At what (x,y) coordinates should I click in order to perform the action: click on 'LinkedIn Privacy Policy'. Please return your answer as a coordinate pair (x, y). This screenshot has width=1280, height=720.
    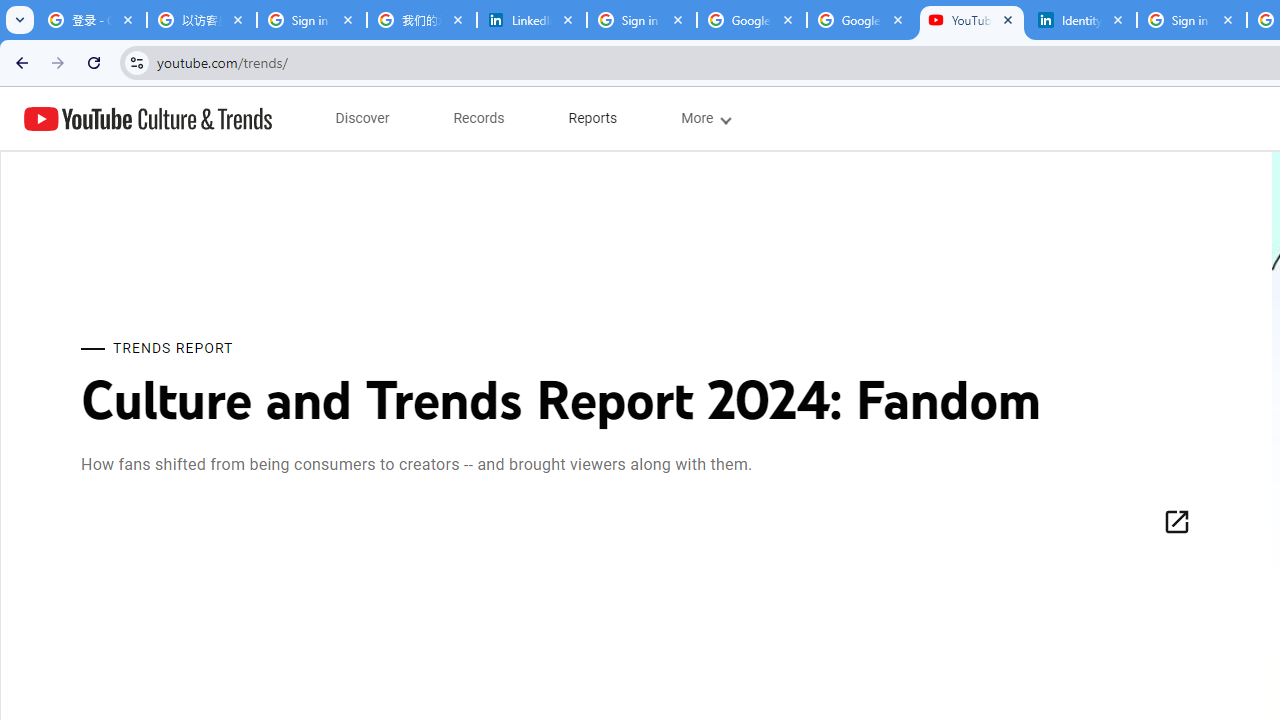
    Looking at the image, I should click on (532, 20).